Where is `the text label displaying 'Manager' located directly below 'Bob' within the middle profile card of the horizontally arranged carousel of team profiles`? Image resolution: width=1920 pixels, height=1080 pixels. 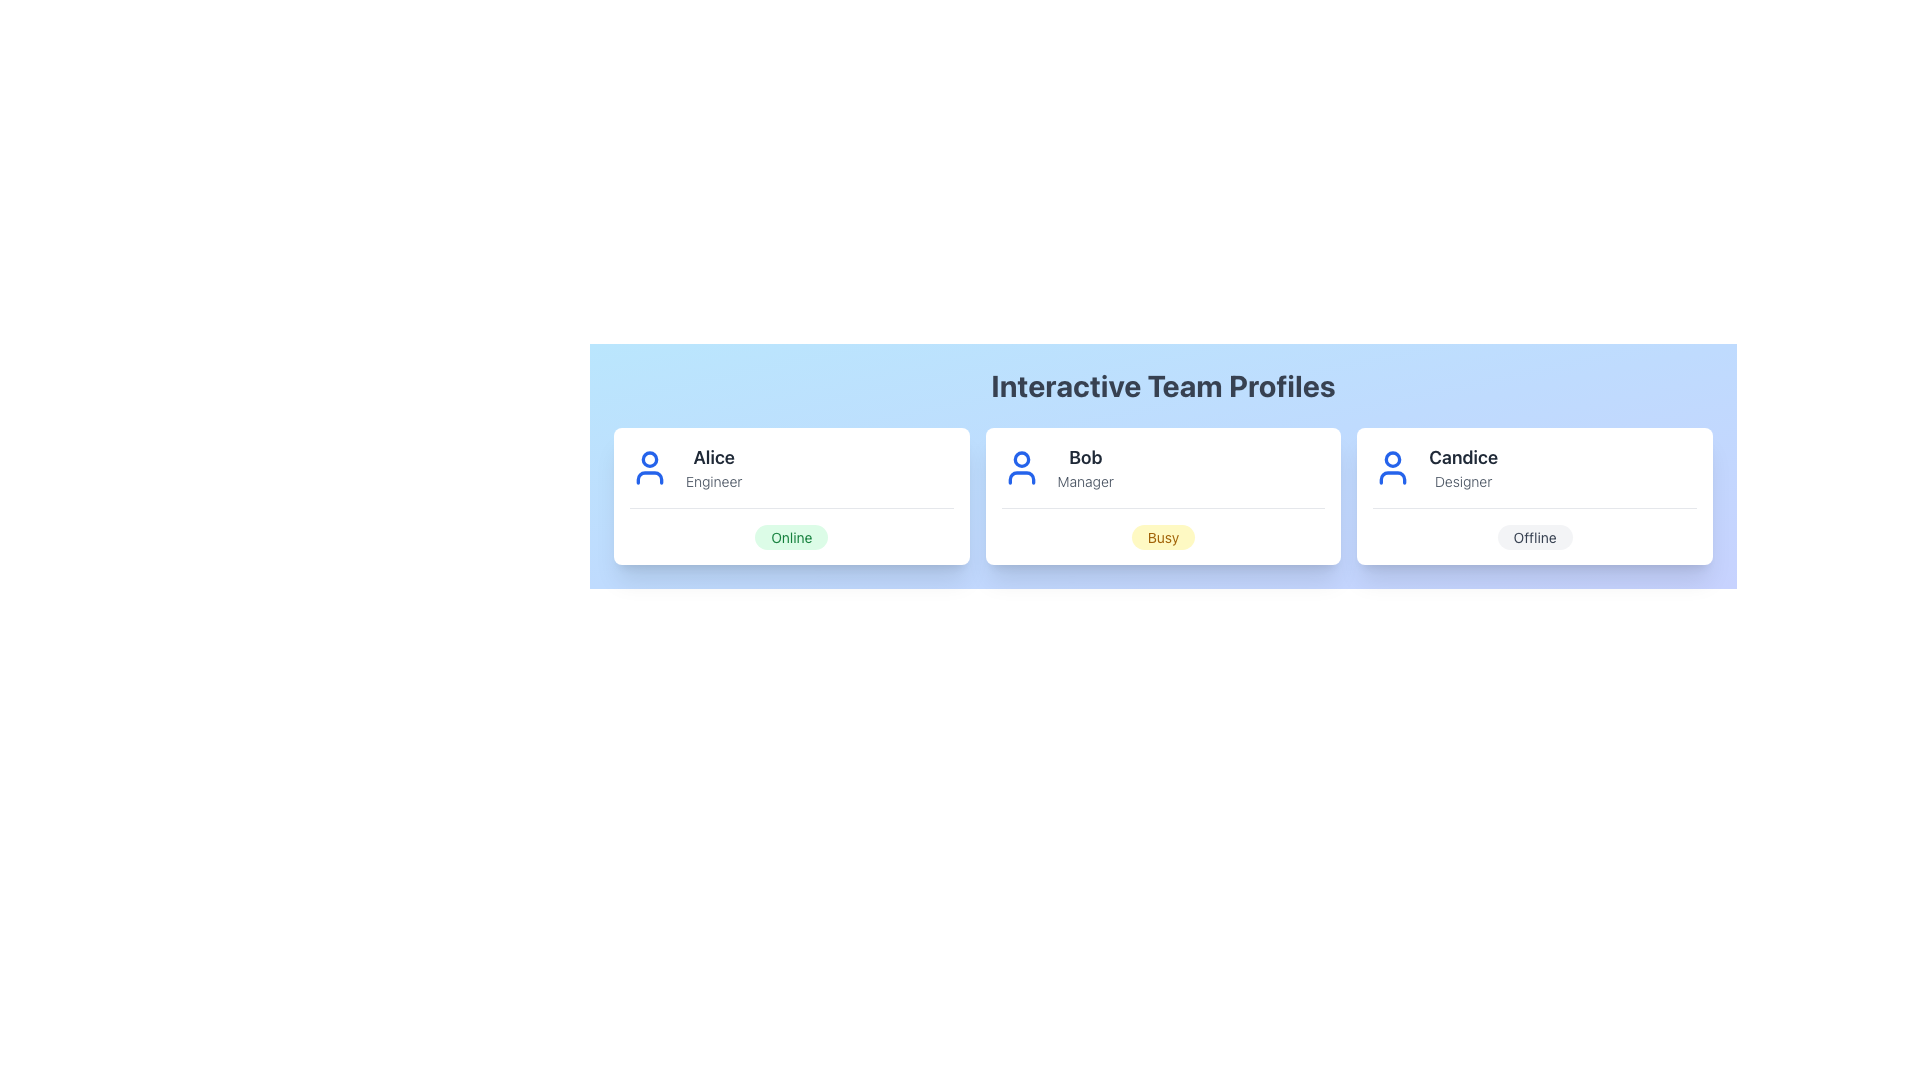 the text label displaying 'Manager' located directly below 'Bob' within the middle profile card of the horizontally arranged carousel of team profiles is located at coordinates (1084, 482).